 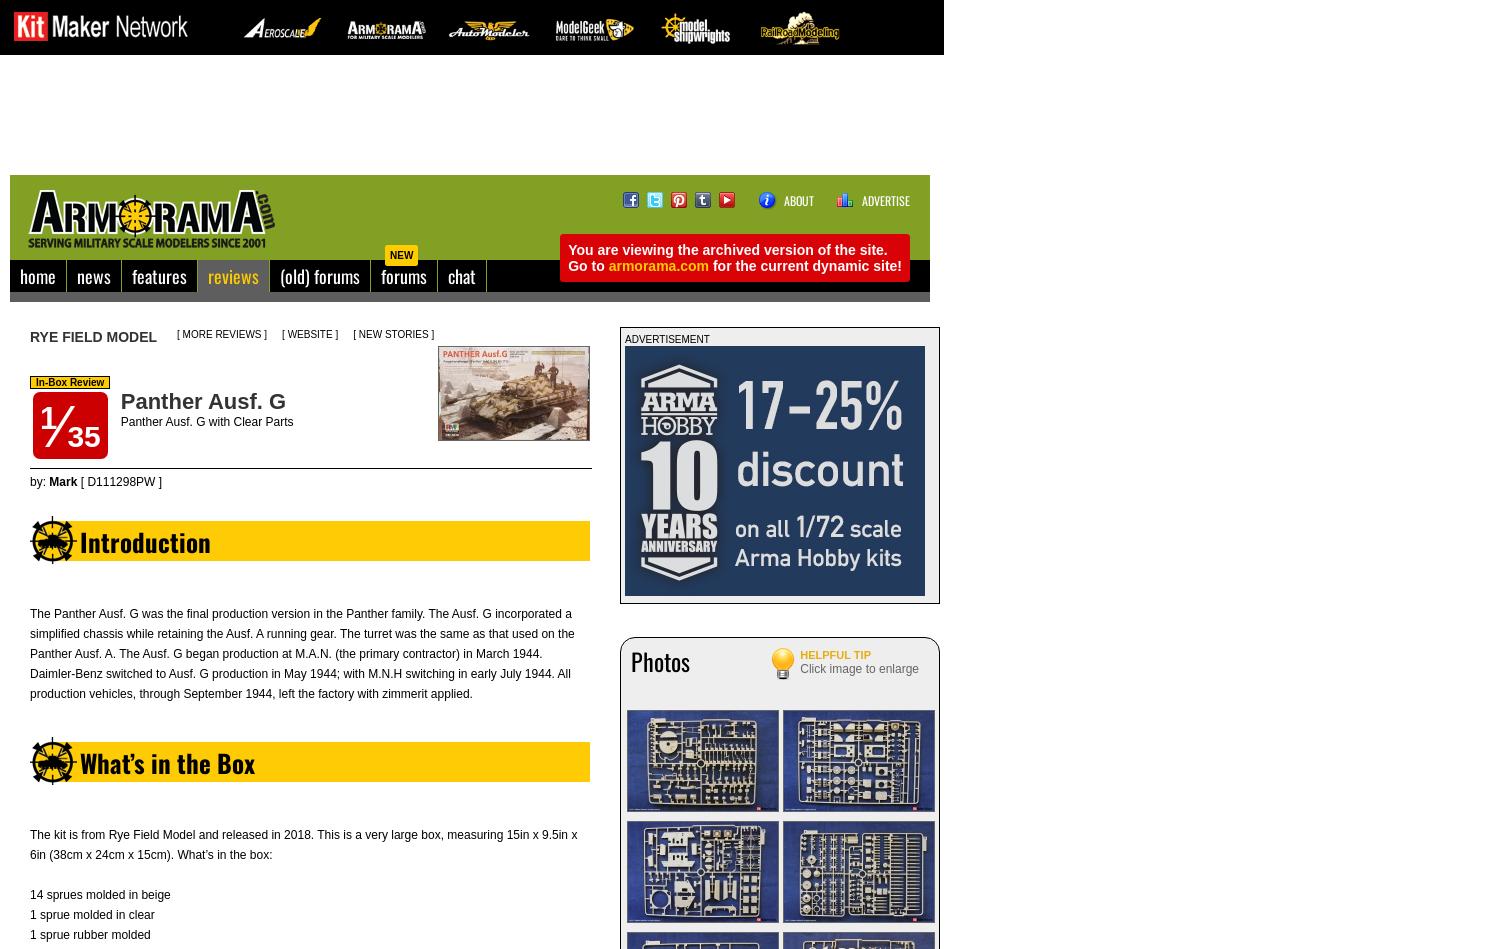 I want to click on 'ABOUT', so click(x=798, y=199).